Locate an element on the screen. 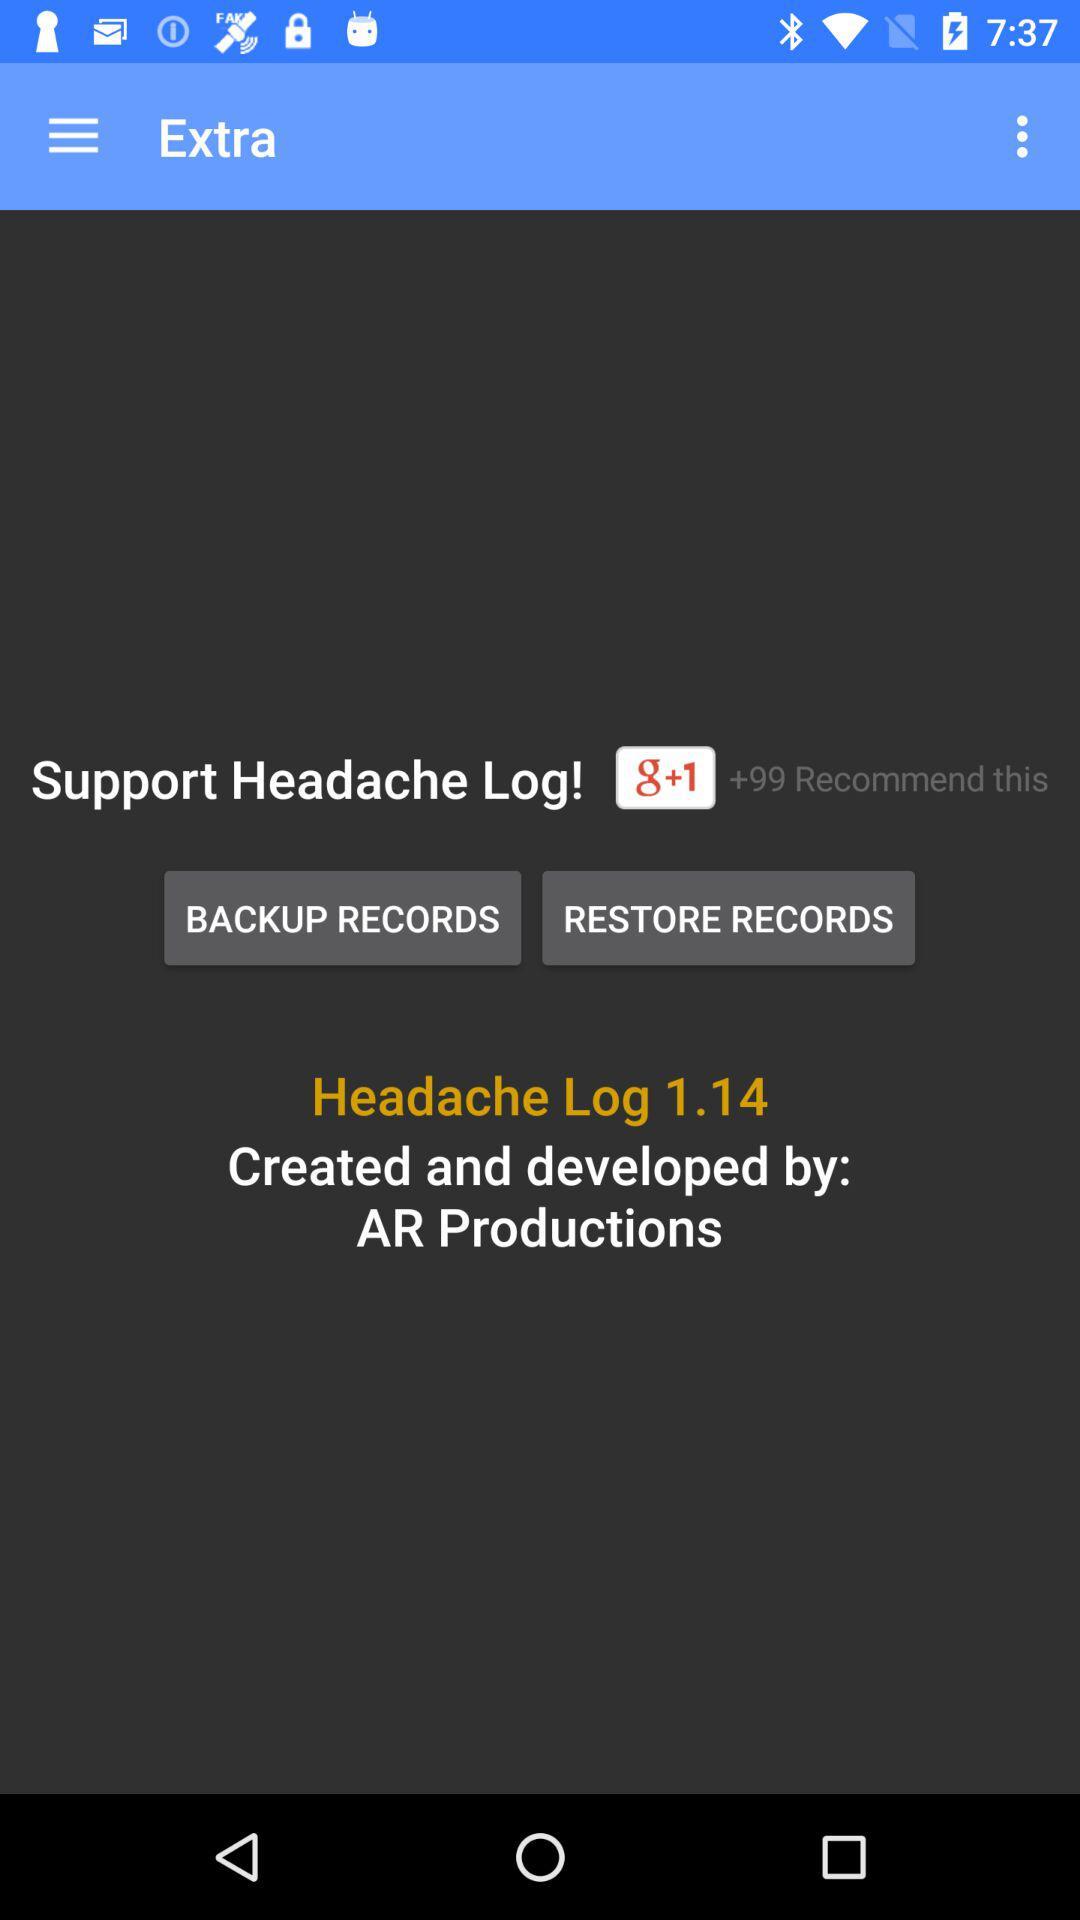 The height and width of the screenshot is (1920, 1080). icon next to the extra app is located at coordinates (1027, 135).